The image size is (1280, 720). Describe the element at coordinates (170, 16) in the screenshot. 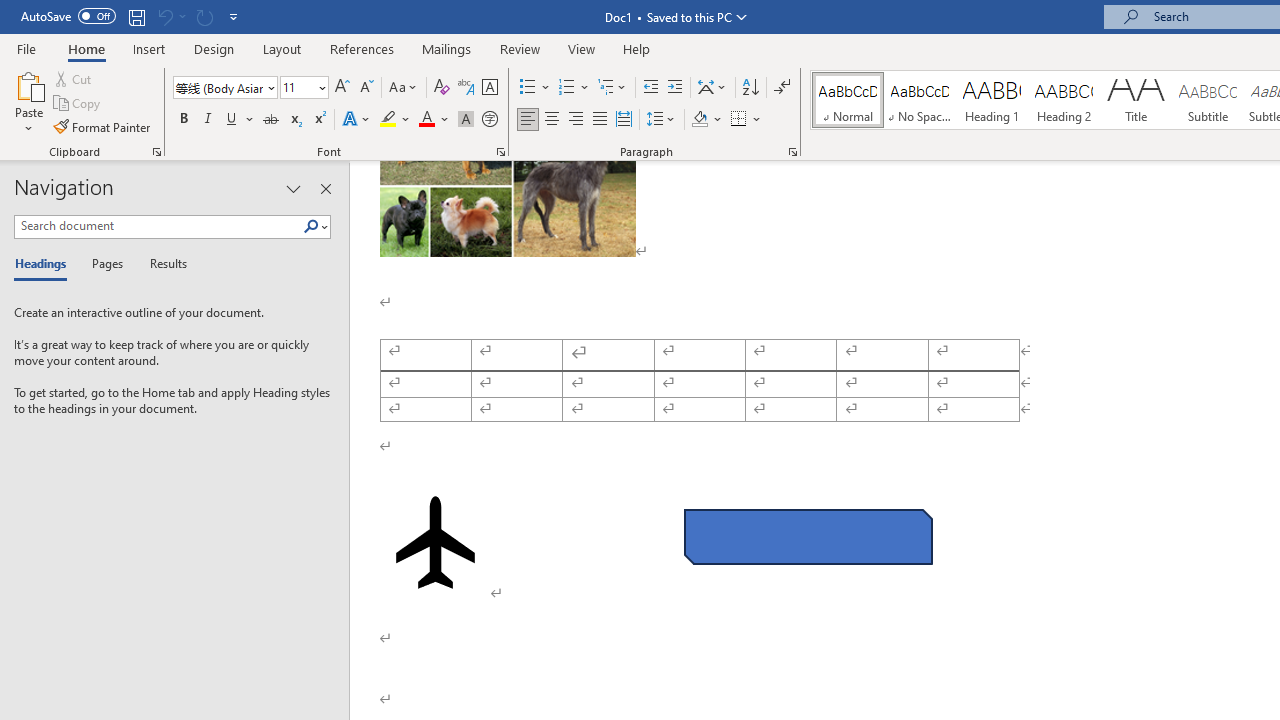

I see `'Can'` at that location.